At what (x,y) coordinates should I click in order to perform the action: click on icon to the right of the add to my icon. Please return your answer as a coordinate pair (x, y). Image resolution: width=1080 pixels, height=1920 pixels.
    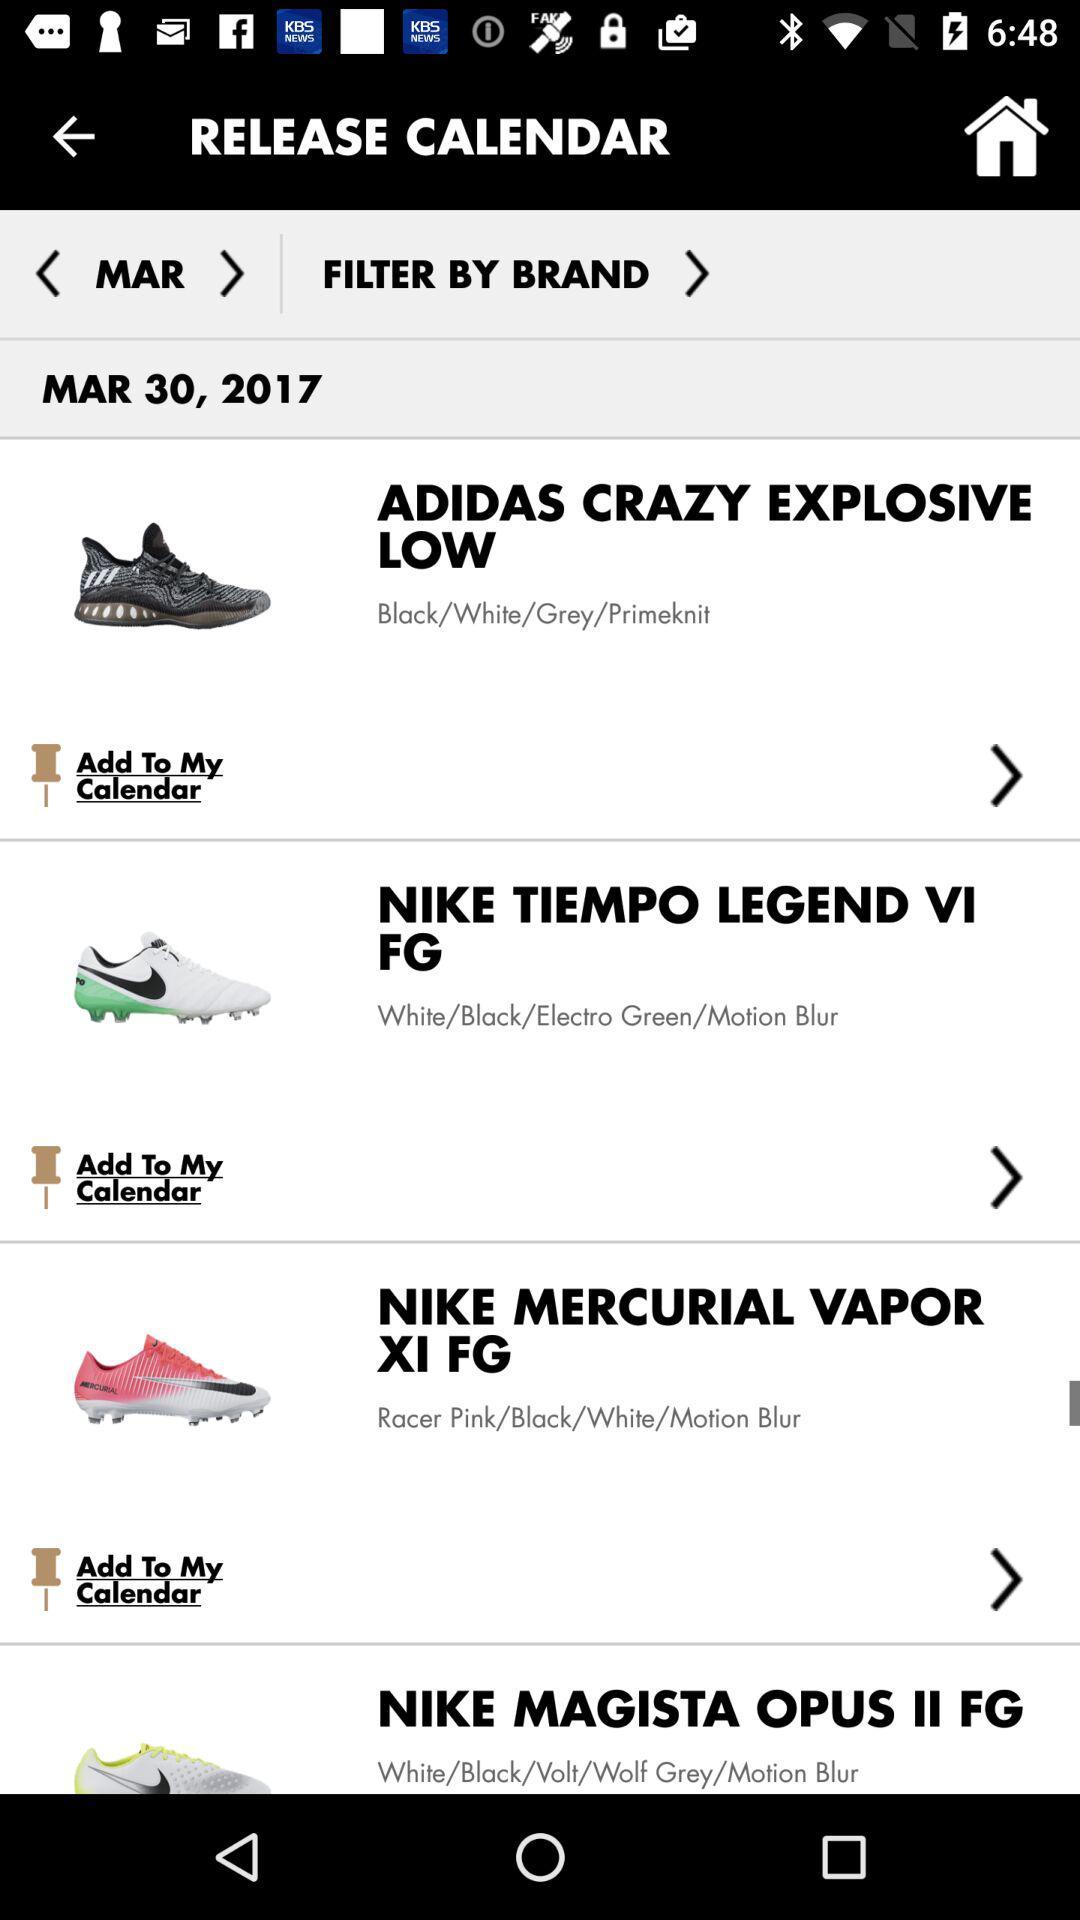
    Looking at the image, I should click on (1006, 774).